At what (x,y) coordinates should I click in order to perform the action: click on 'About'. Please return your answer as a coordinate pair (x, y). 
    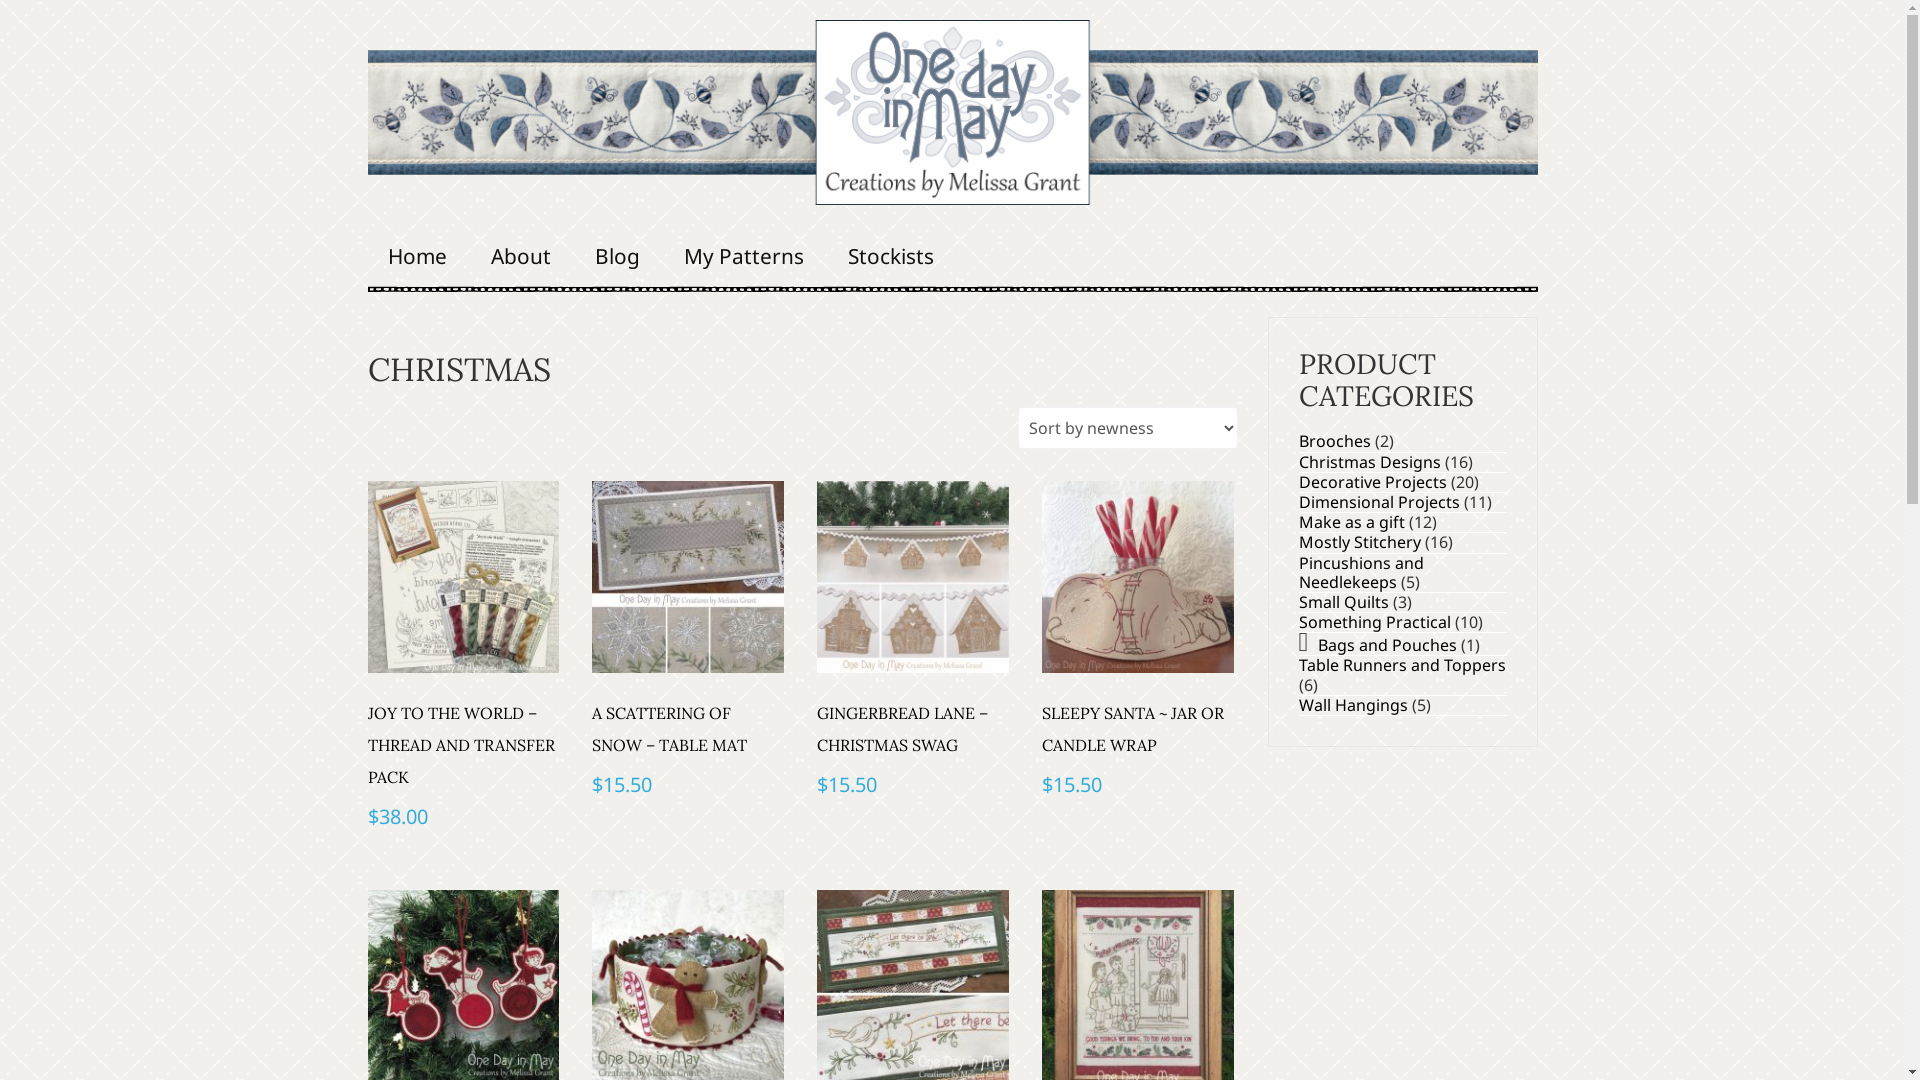
    Looking at the image, I should click on (519, 254).